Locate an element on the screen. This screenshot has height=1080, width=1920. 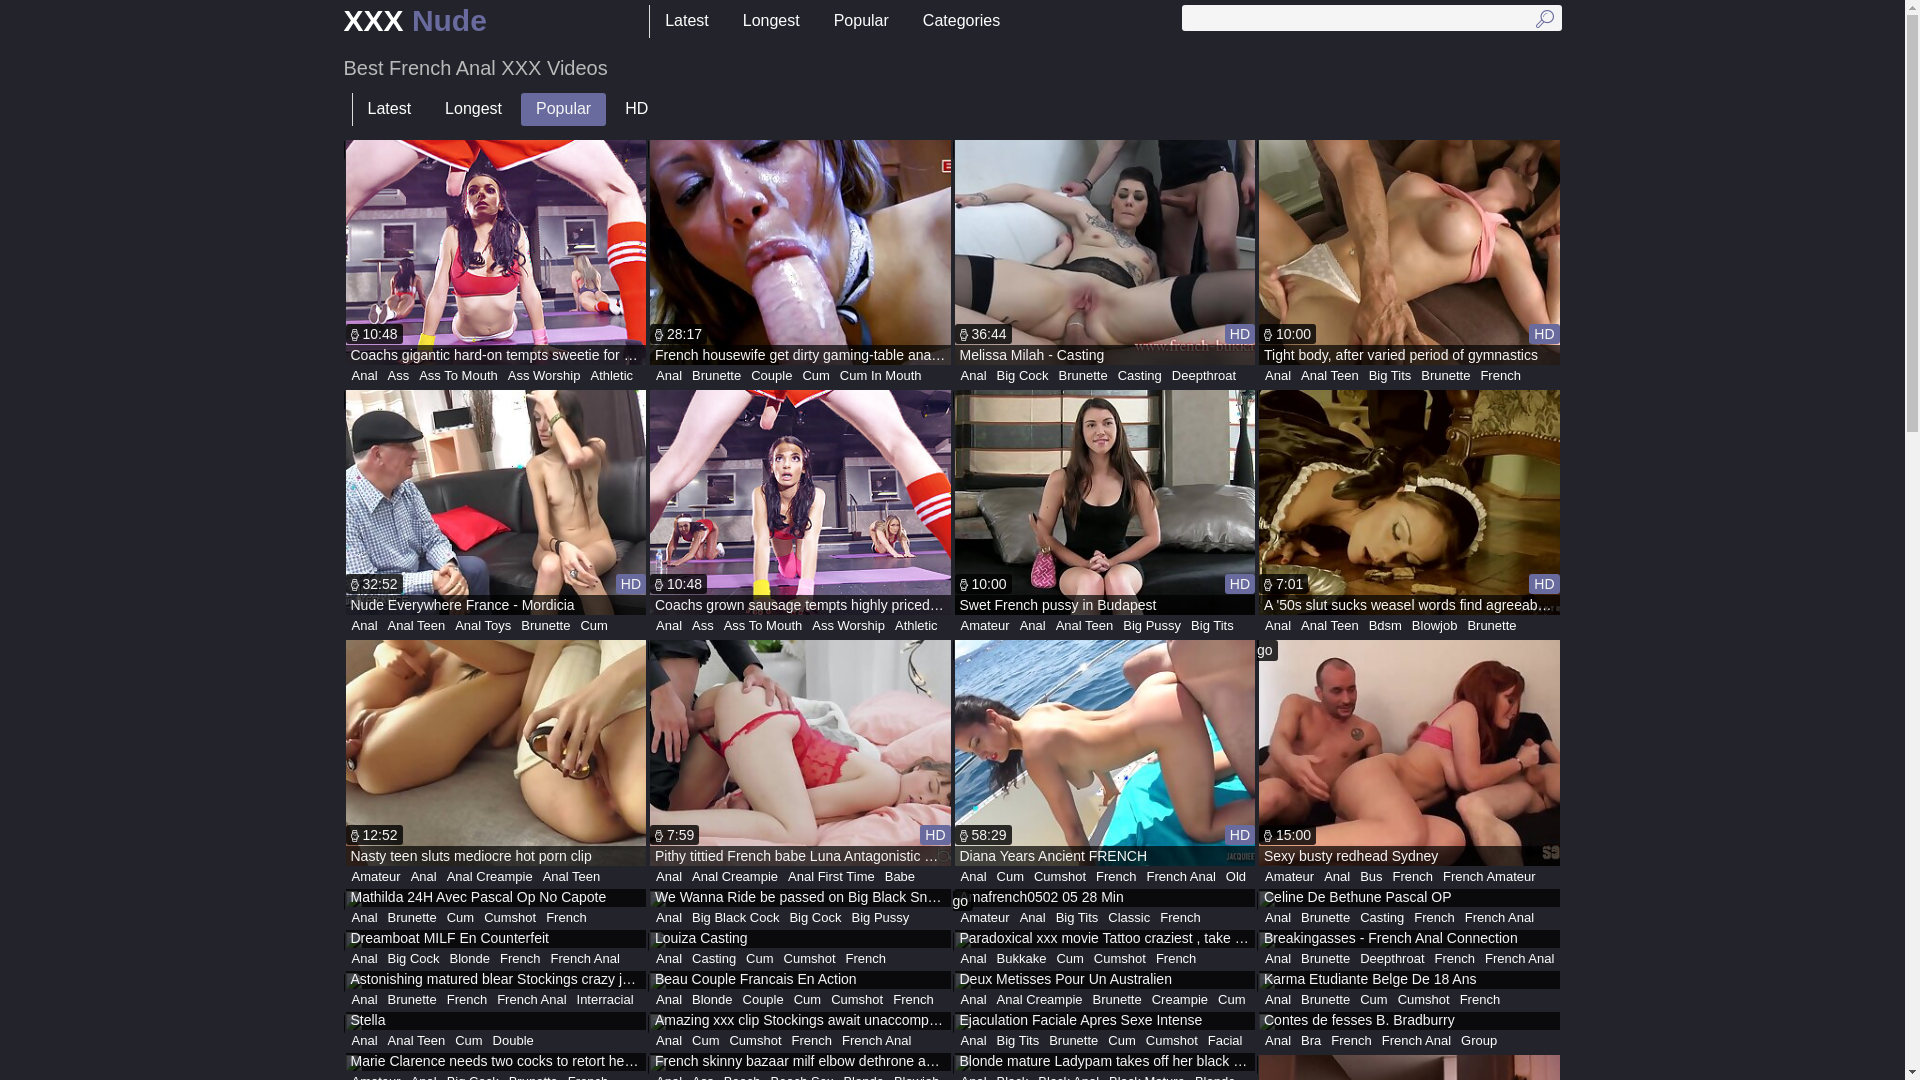
'Ass To Mouth' is located at coordinates (412, 375).